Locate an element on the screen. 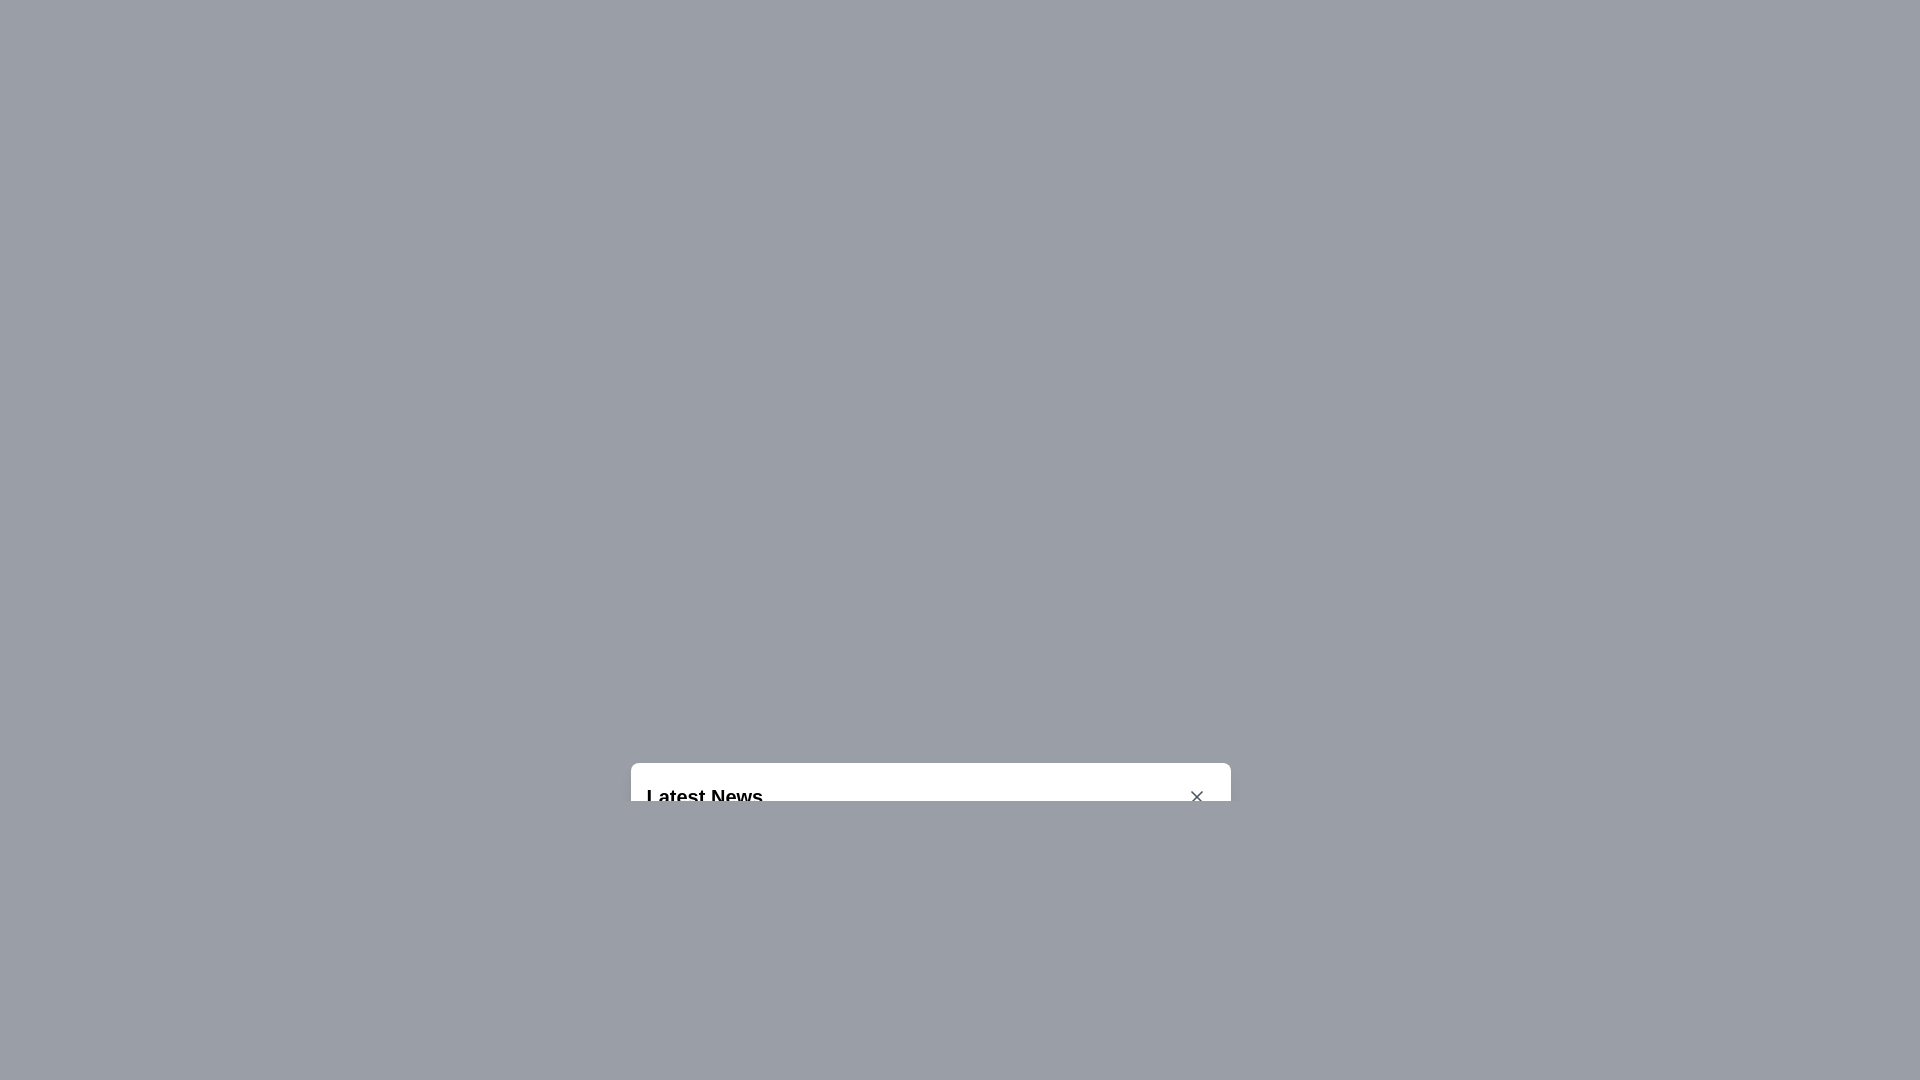 This screenshot has width=1920, height=1080. the close button located at the far-right side of the bar displaying the text 'Latest News' is located at coordinates (1196, 795).